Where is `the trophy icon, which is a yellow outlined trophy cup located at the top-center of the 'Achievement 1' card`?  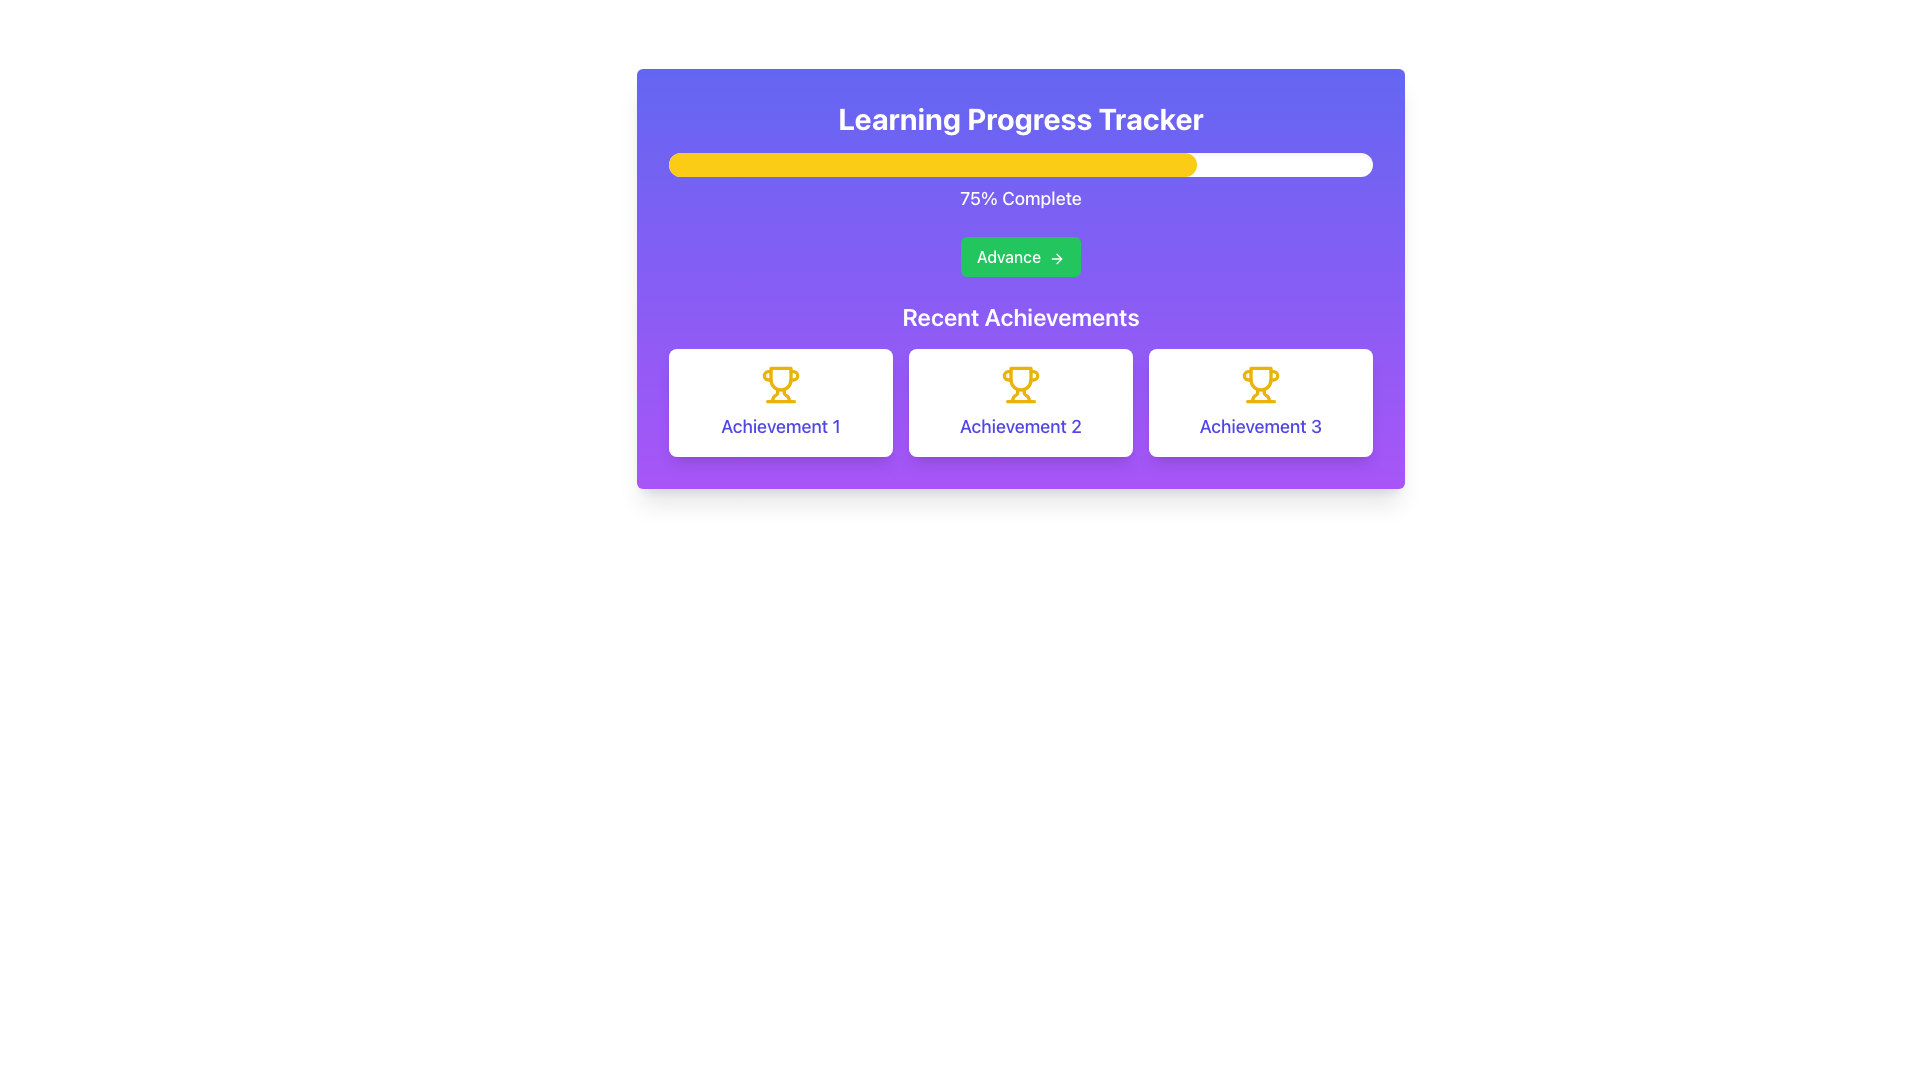 the trophy icon, which is a yellow outlined trophy cup located at the top-center of the 'Achievement 1' card is located at coordinates (780, 385).